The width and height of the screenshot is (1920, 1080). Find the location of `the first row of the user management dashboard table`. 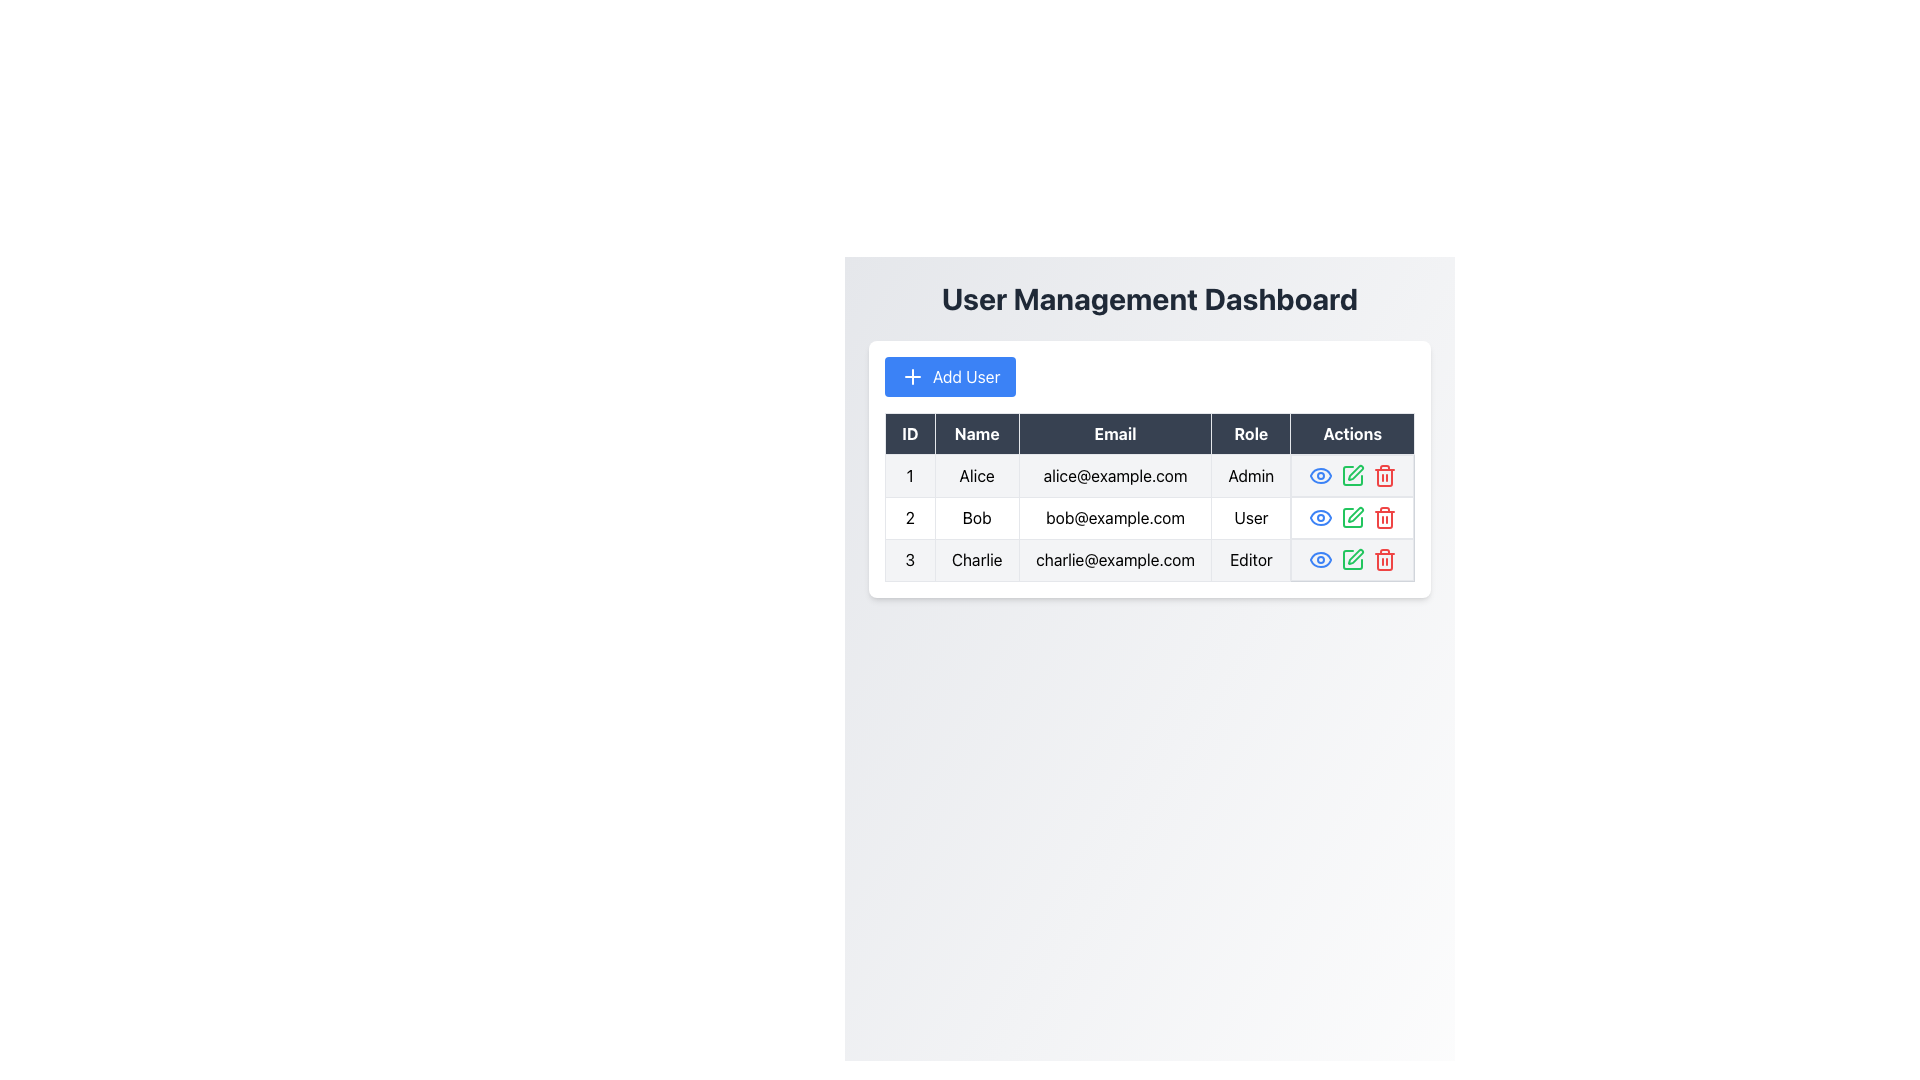

the first row of the user management dashboard table is located at coordinates (1150, 474).